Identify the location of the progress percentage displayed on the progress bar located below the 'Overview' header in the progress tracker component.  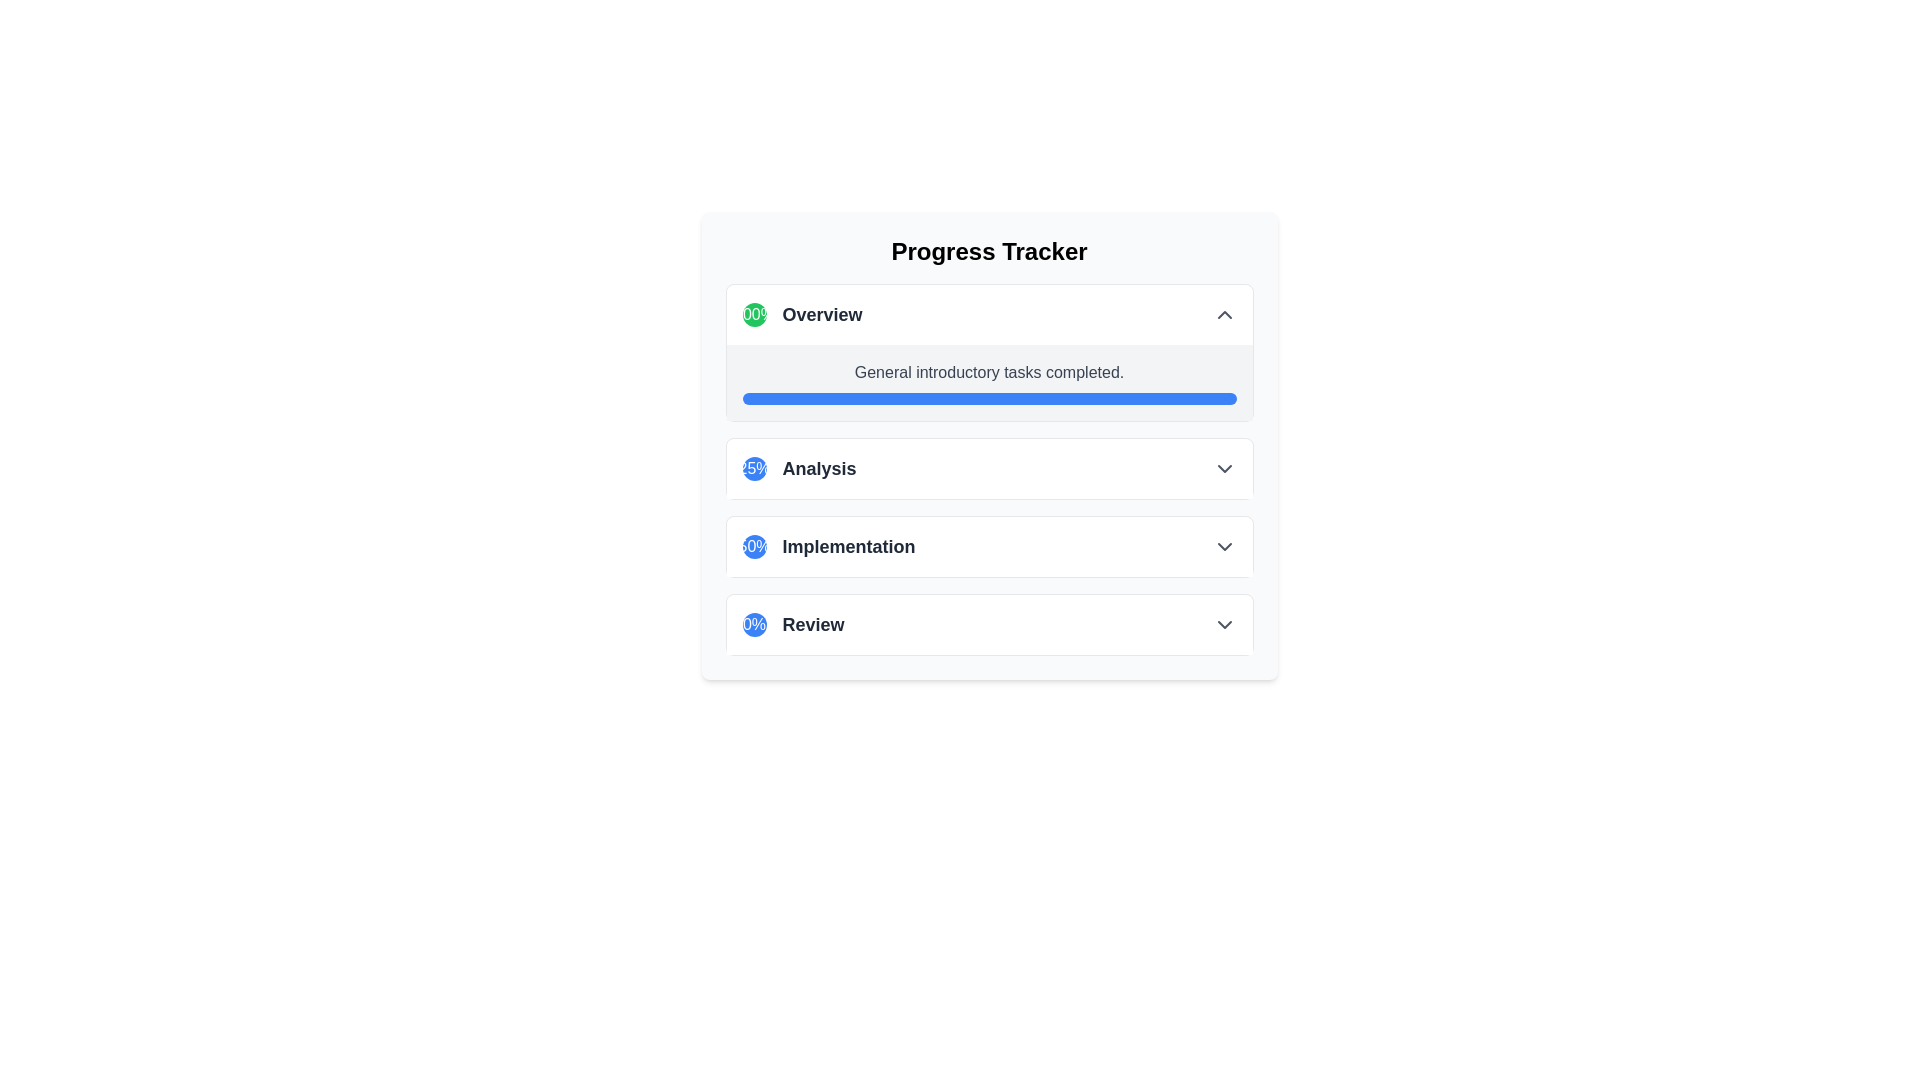
(989, 382).